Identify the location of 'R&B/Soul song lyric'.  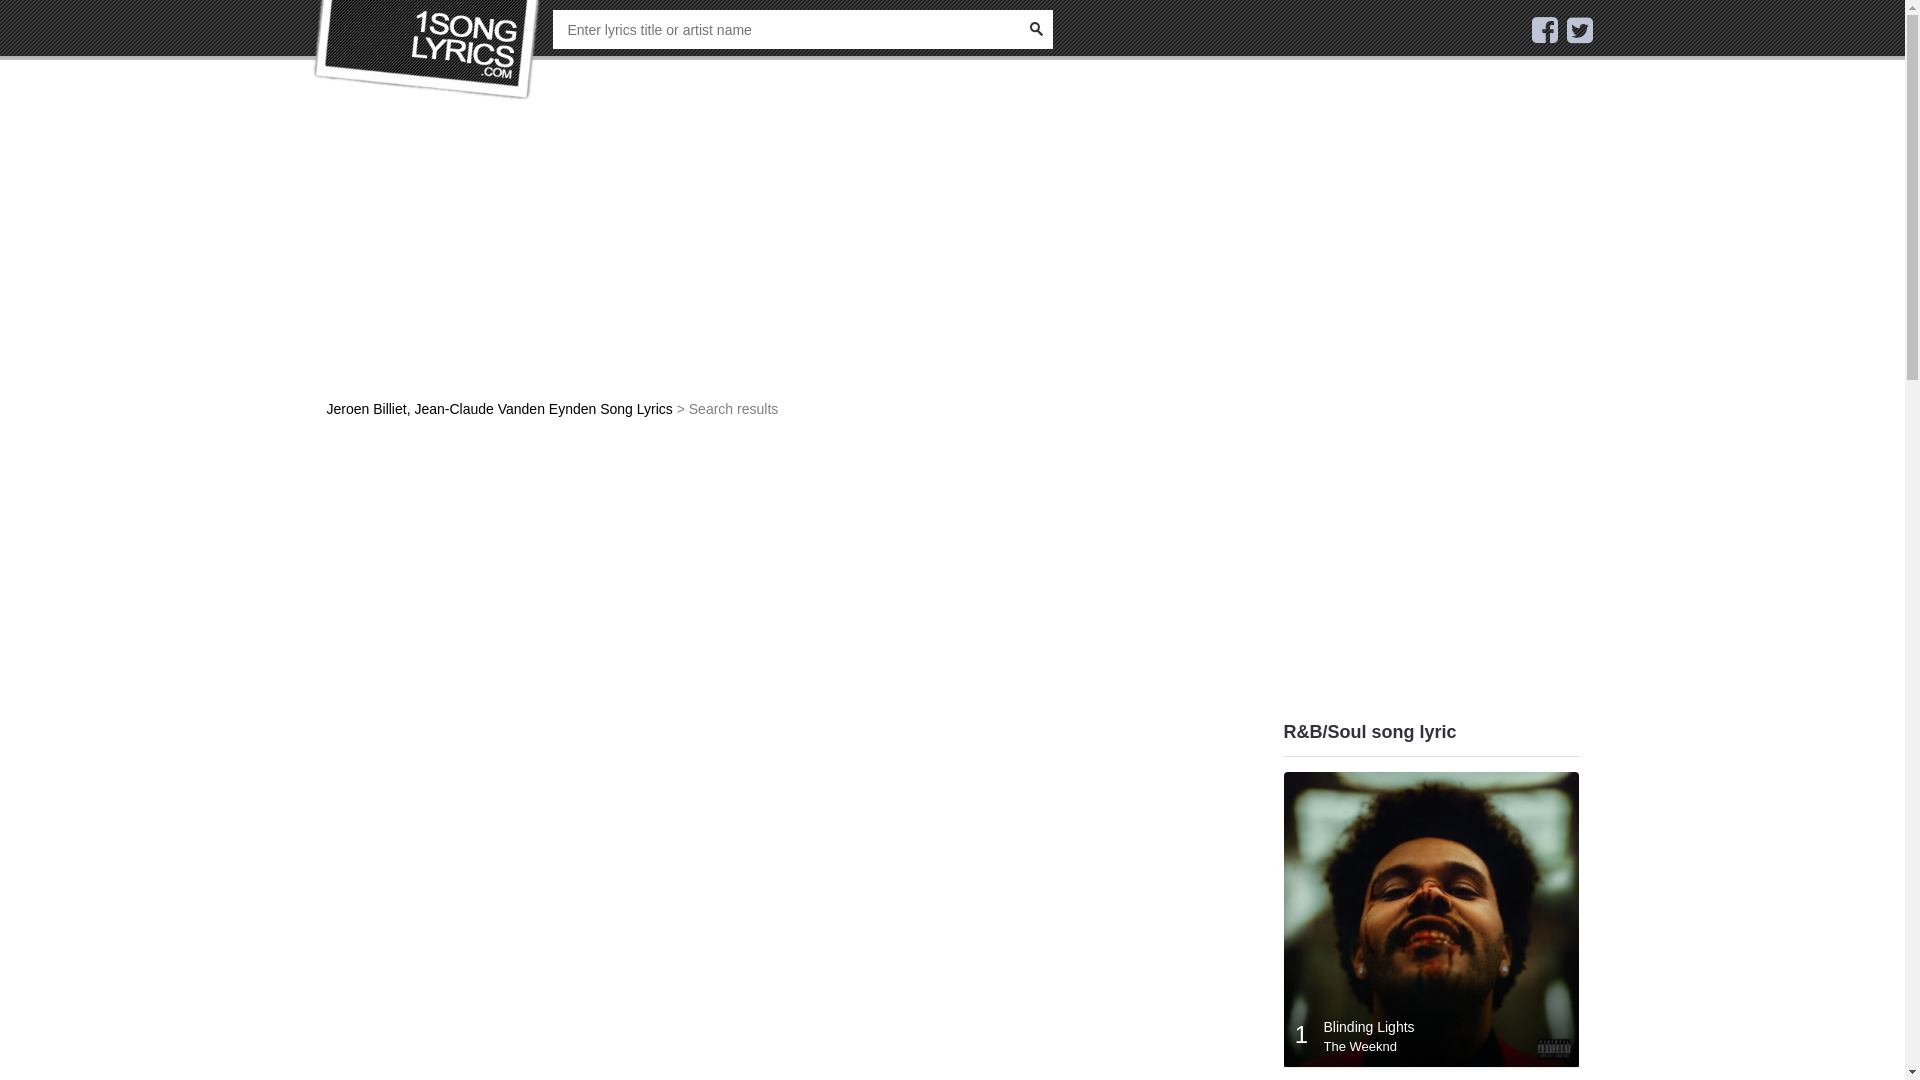
(1369, 732).